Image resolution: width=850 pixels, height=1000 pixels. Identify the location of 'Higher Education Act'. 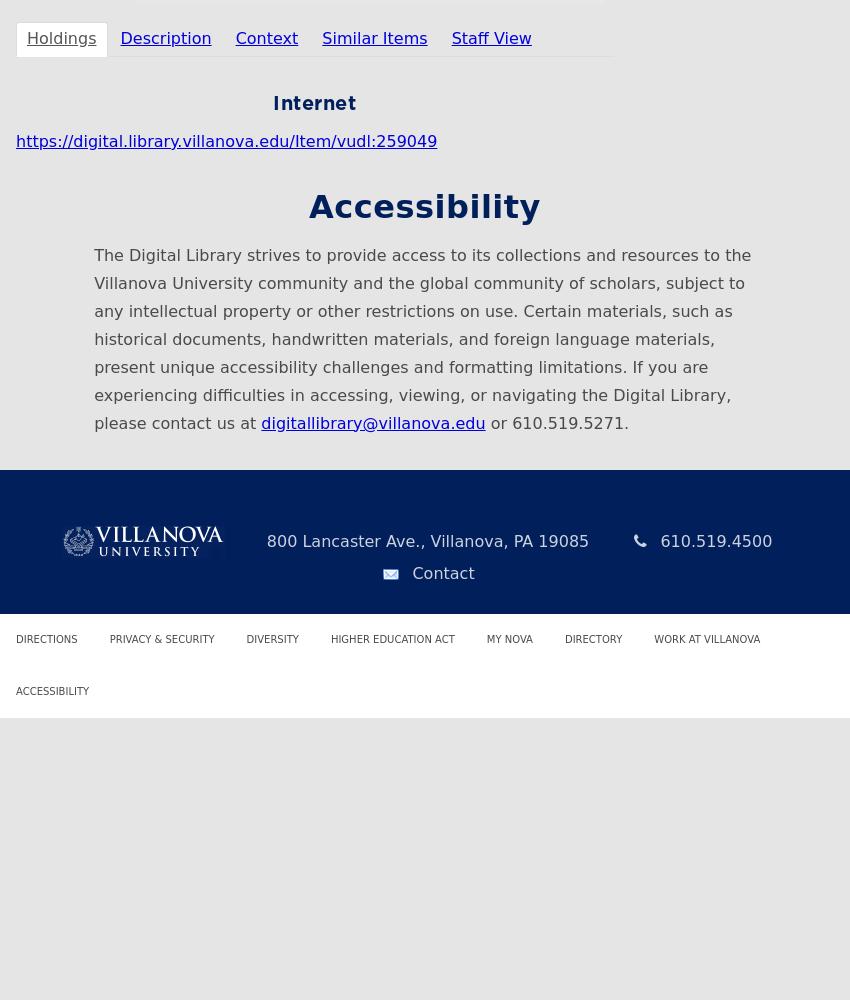
(392, 638).